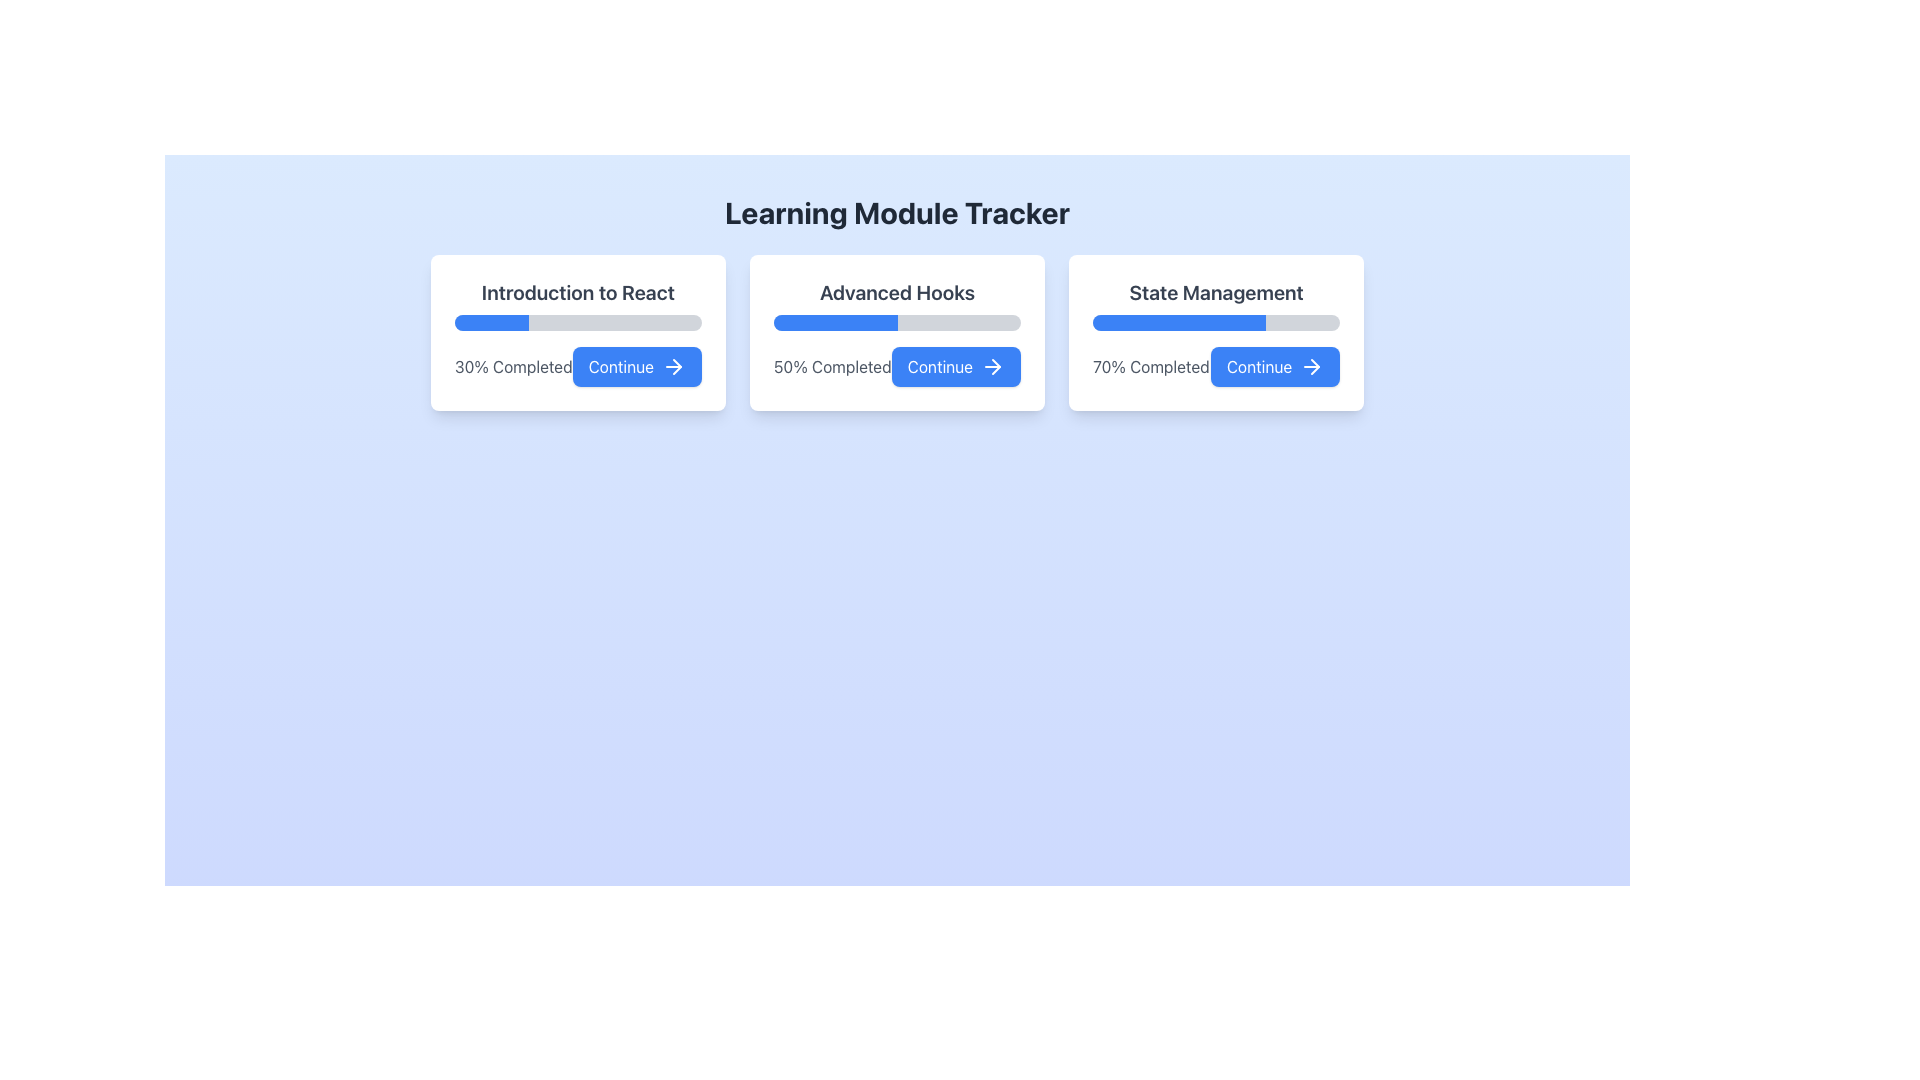  Describe the element at coordinates (1312, 366) in the screenshot. I see `the rightward arrow icon within the 'Continue' button of the 'State Management' card` at that location.